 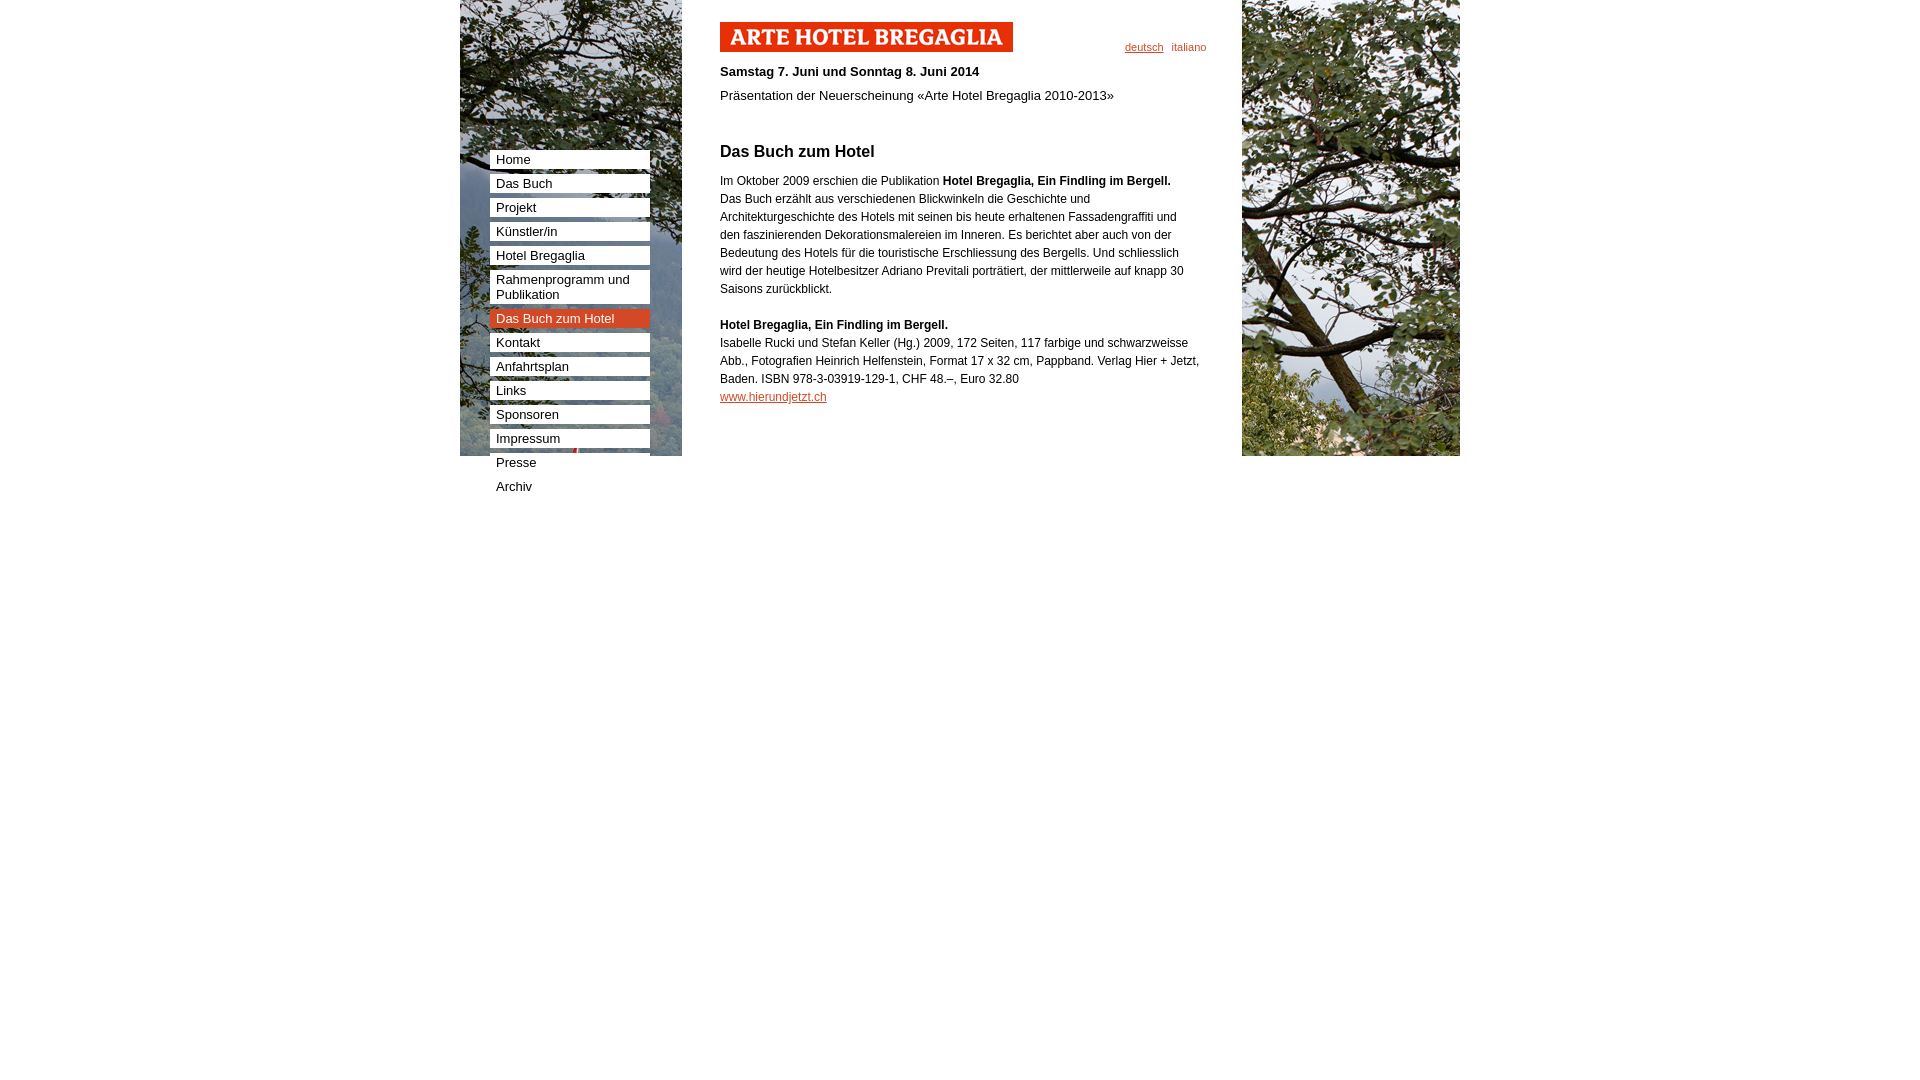 I want to click on 'Presse', so click(x=569, y=462).